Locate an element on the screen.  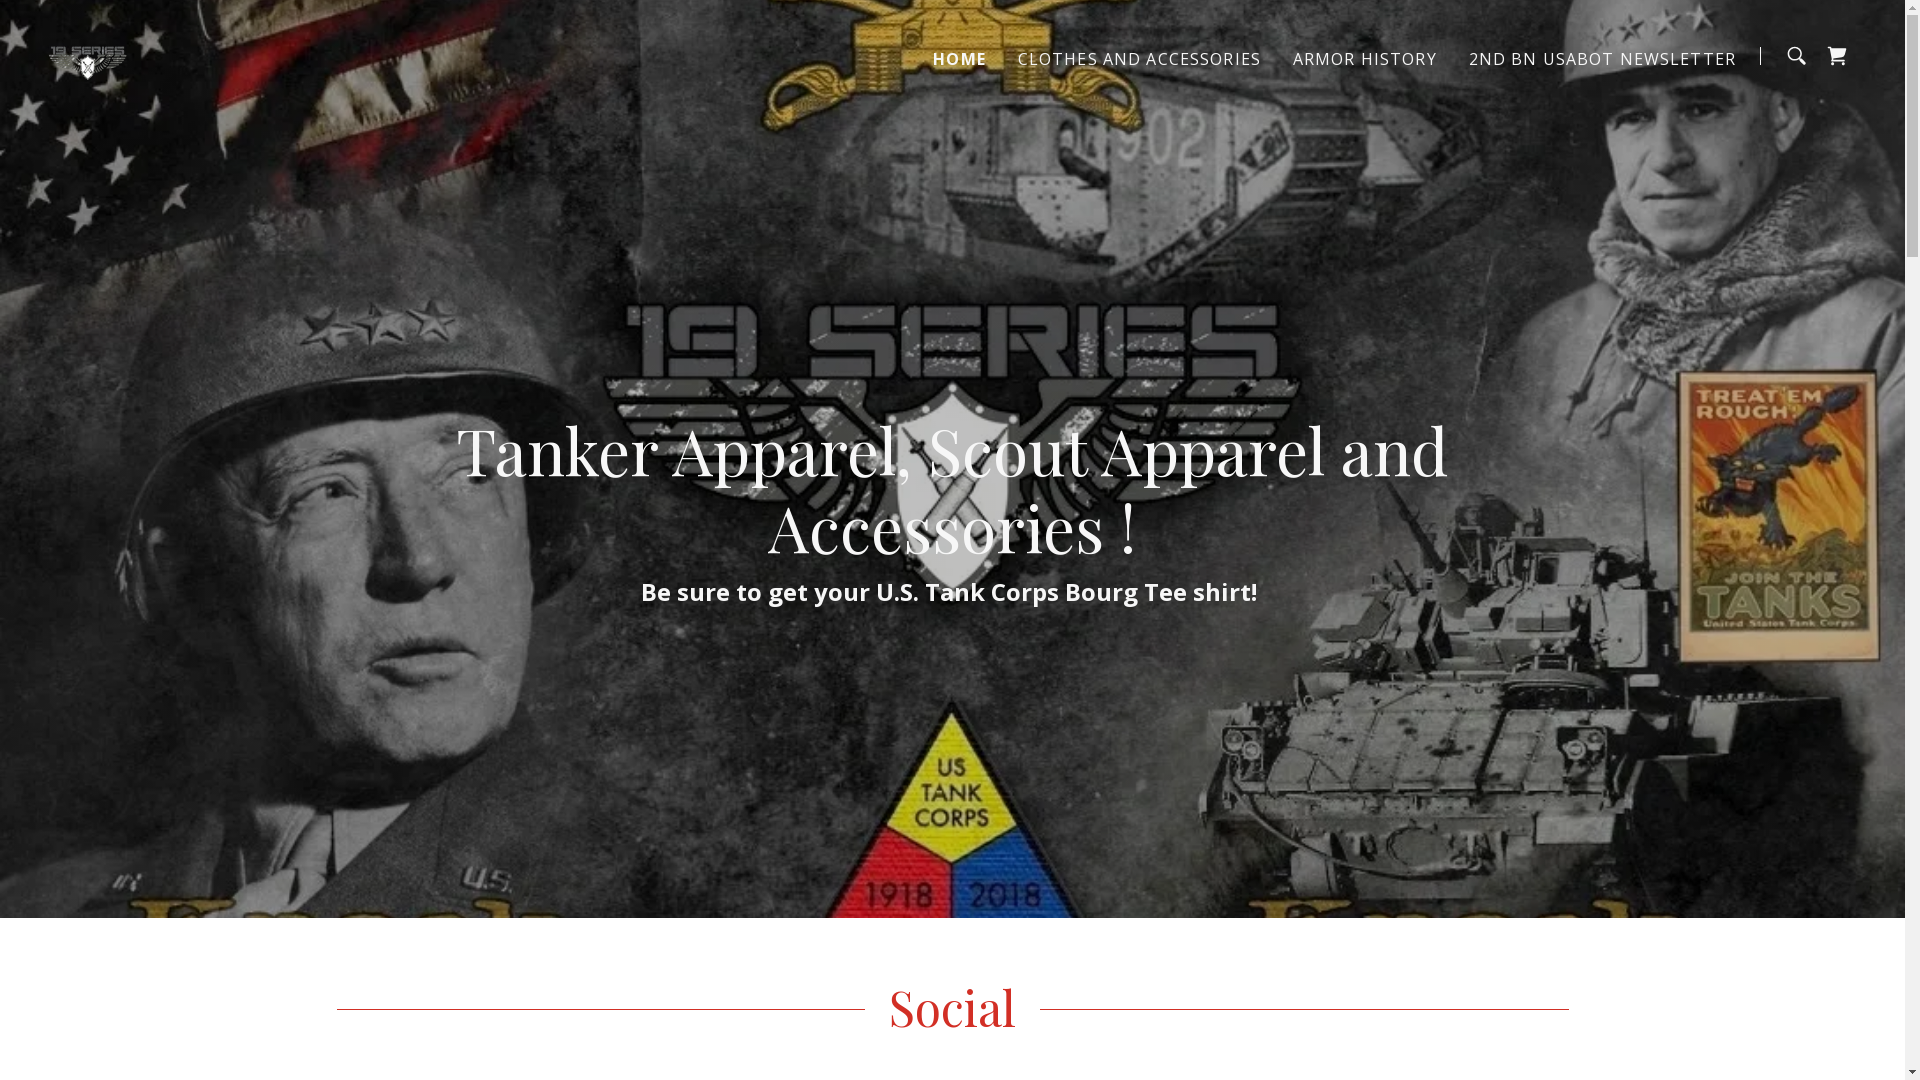
'ARMOR HISTORY' is located at coordinates (1363, 56).